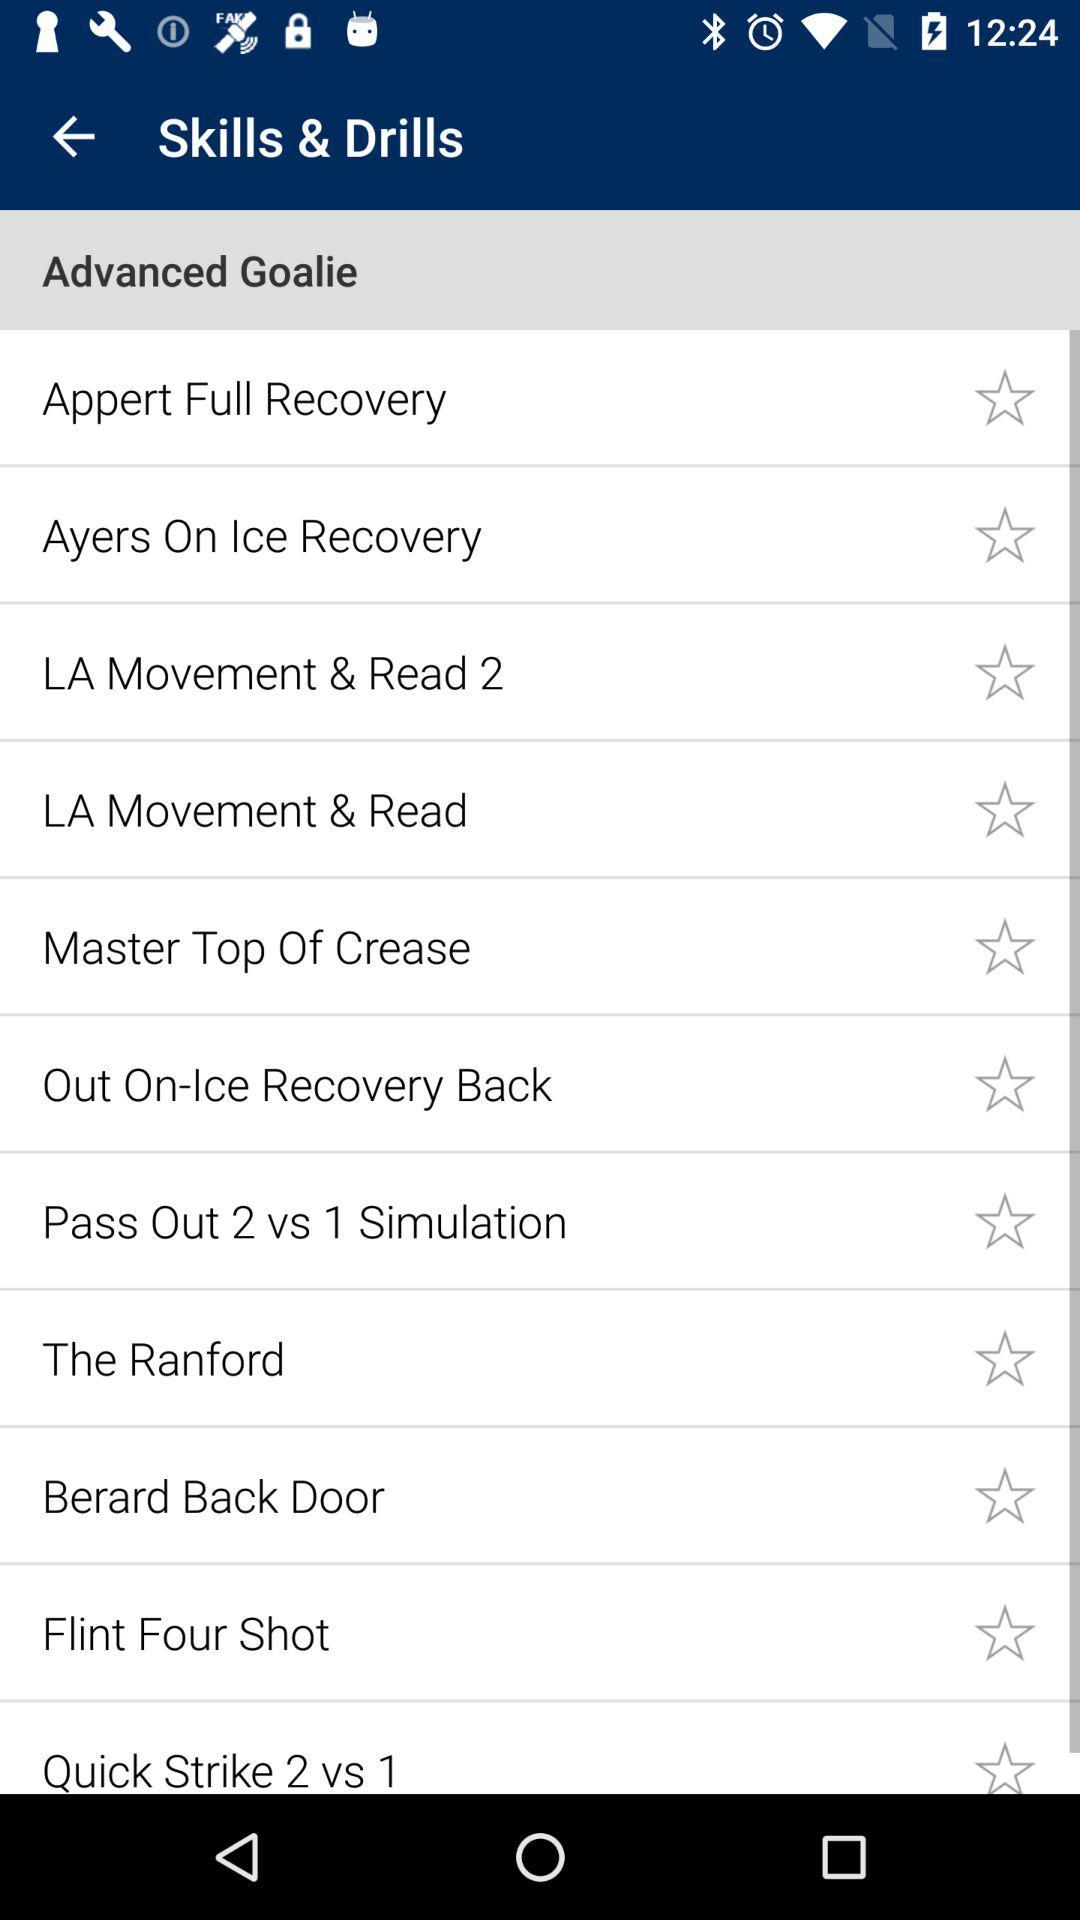 The width and height of the screenshot is (1080, 1920). Describe the element at coordinates (495, 945) in the screenshot. I see `item below the la movement & read item` at that location.